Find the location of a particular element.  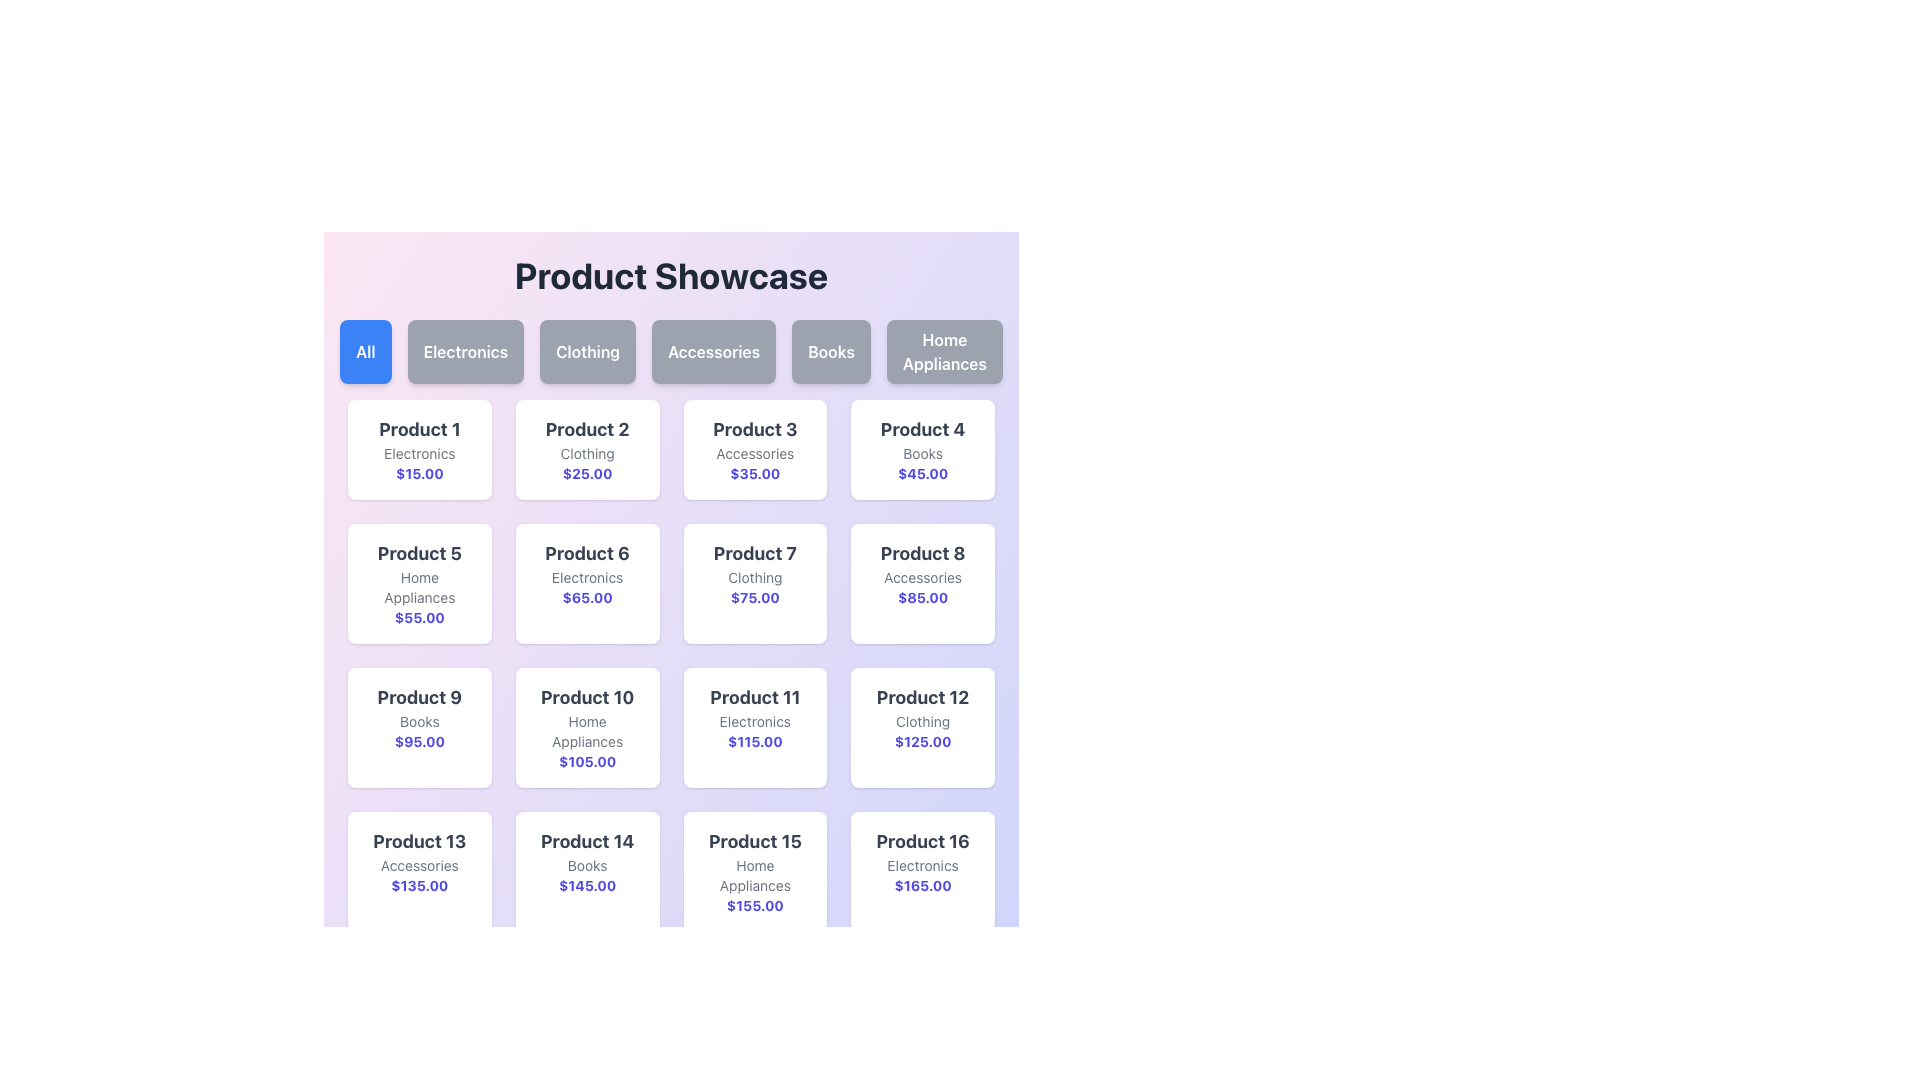

the card labeled 'Product 16' which features a white background, rounded corners, and displays '$165.00' at the bottom is located at coordinates (922, 870).